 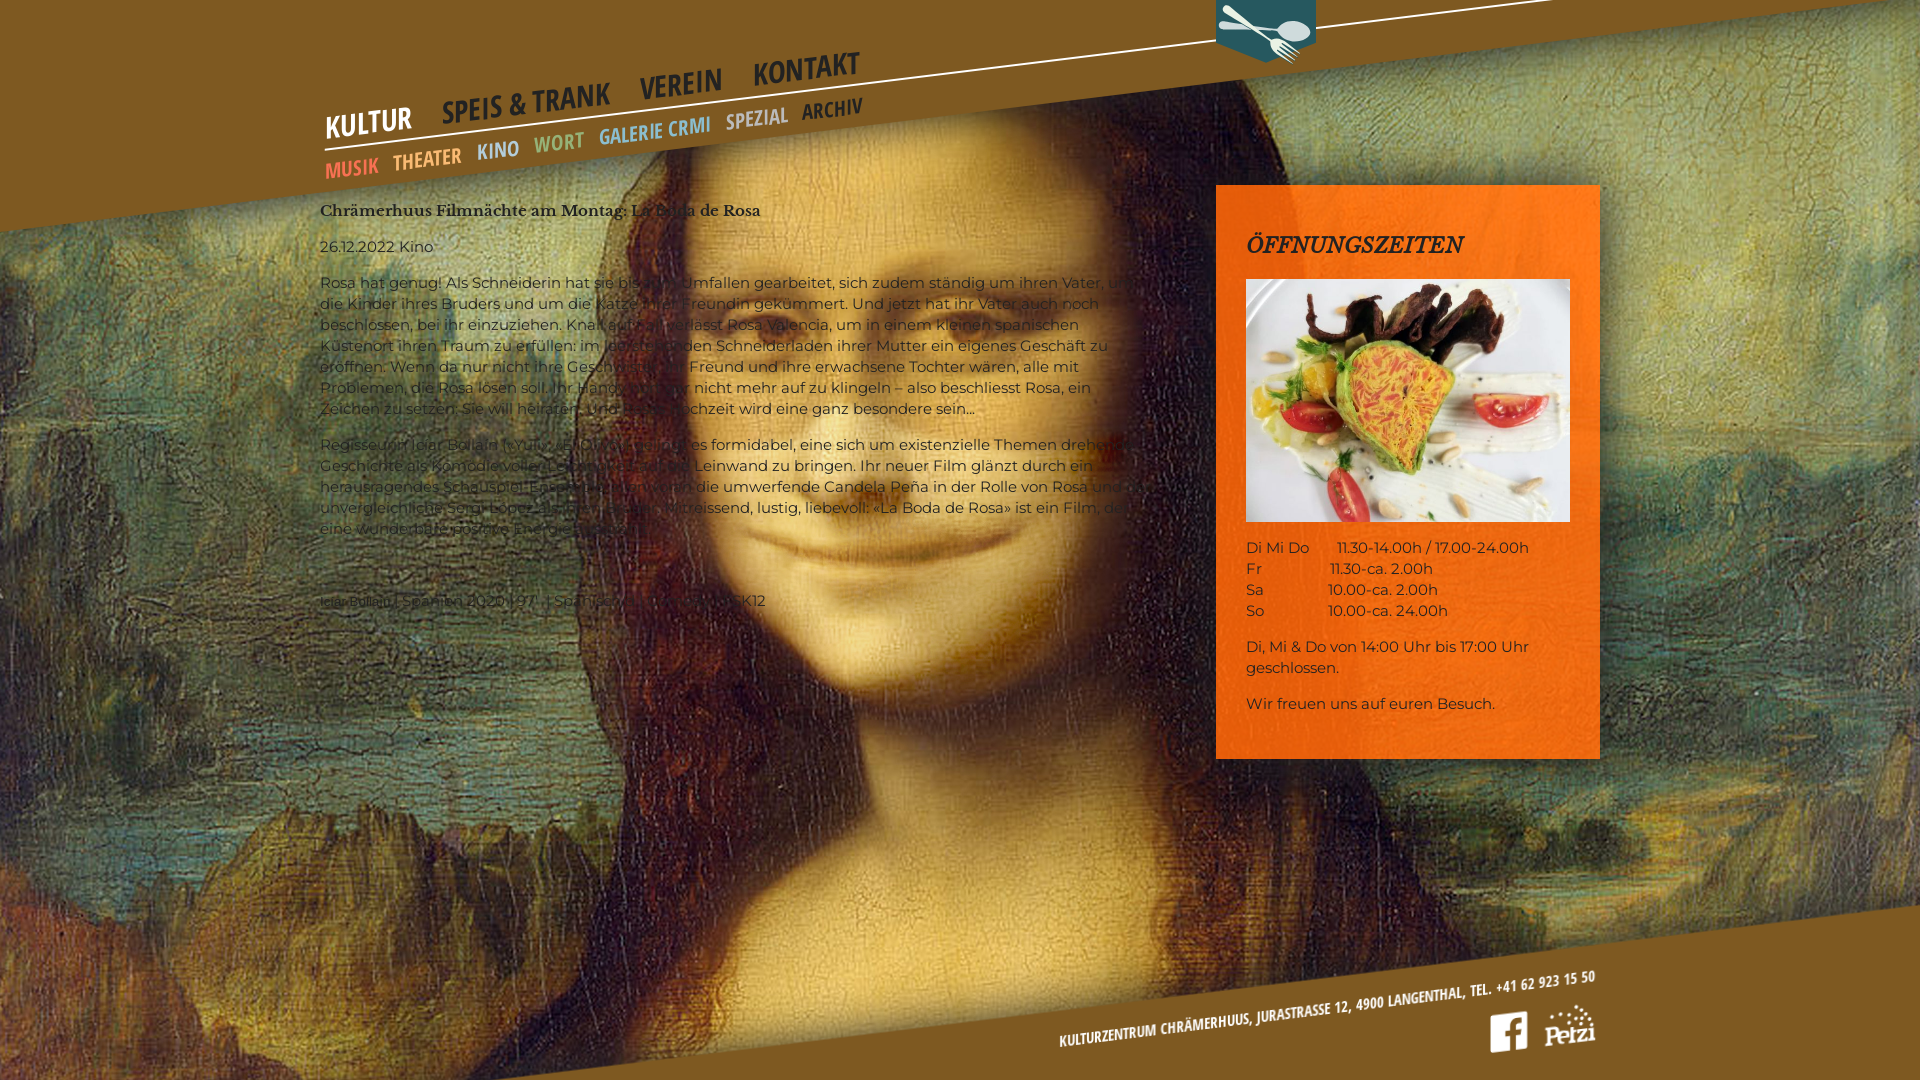 What do you see at coordinates (655, 123) in the screenshot?
I see `'GALERIE CRMI'` at bounding box center [655, 123].